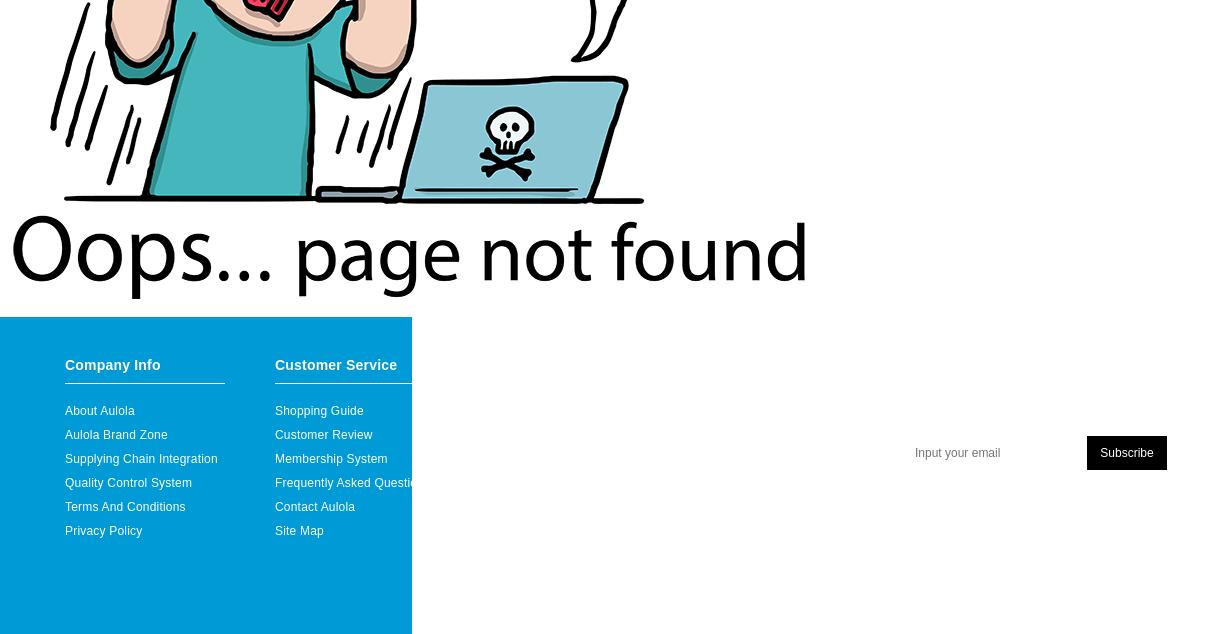  What do you see at coordinates (112, 363) in the screenshot?
I see `'Company Info'` at bounding box center [112, 363].